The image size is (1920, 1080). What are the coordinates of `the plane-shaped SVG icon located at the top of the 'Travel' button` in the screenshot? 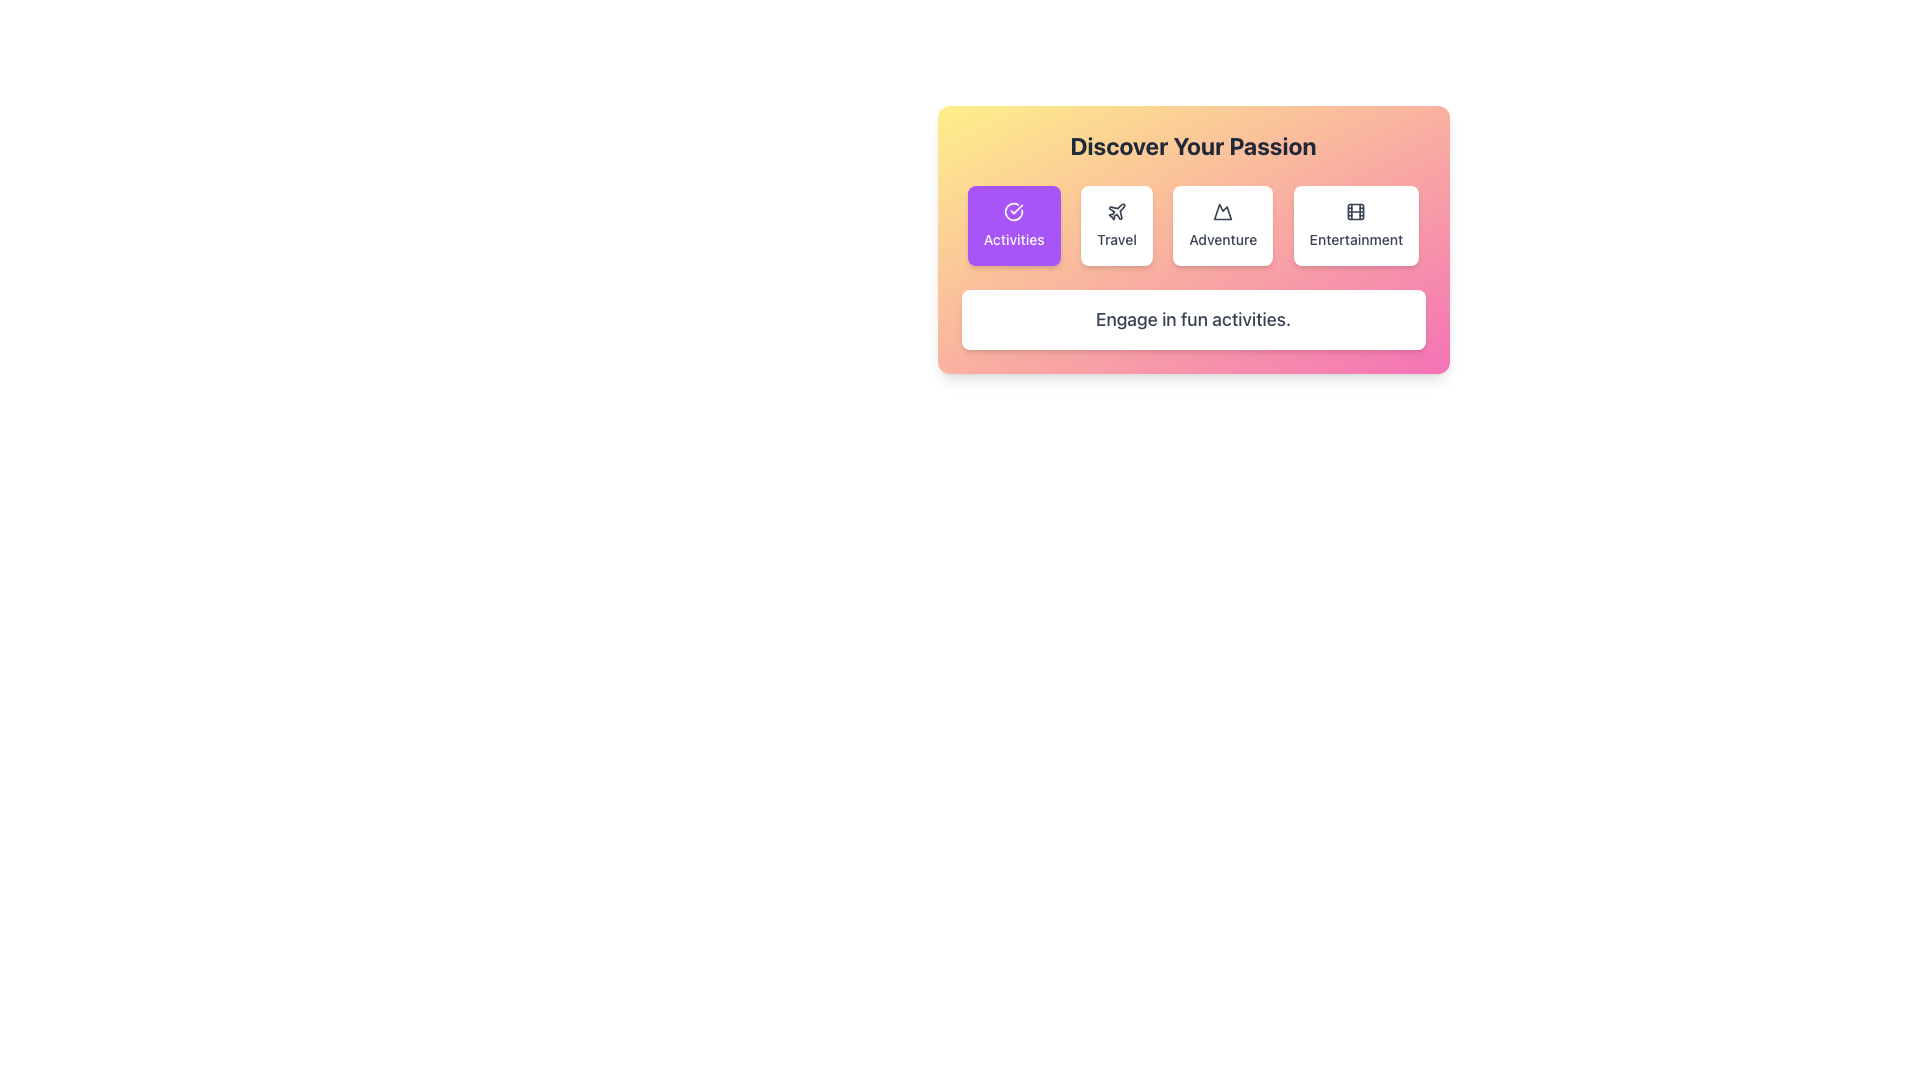 It's located at (1115, 212).